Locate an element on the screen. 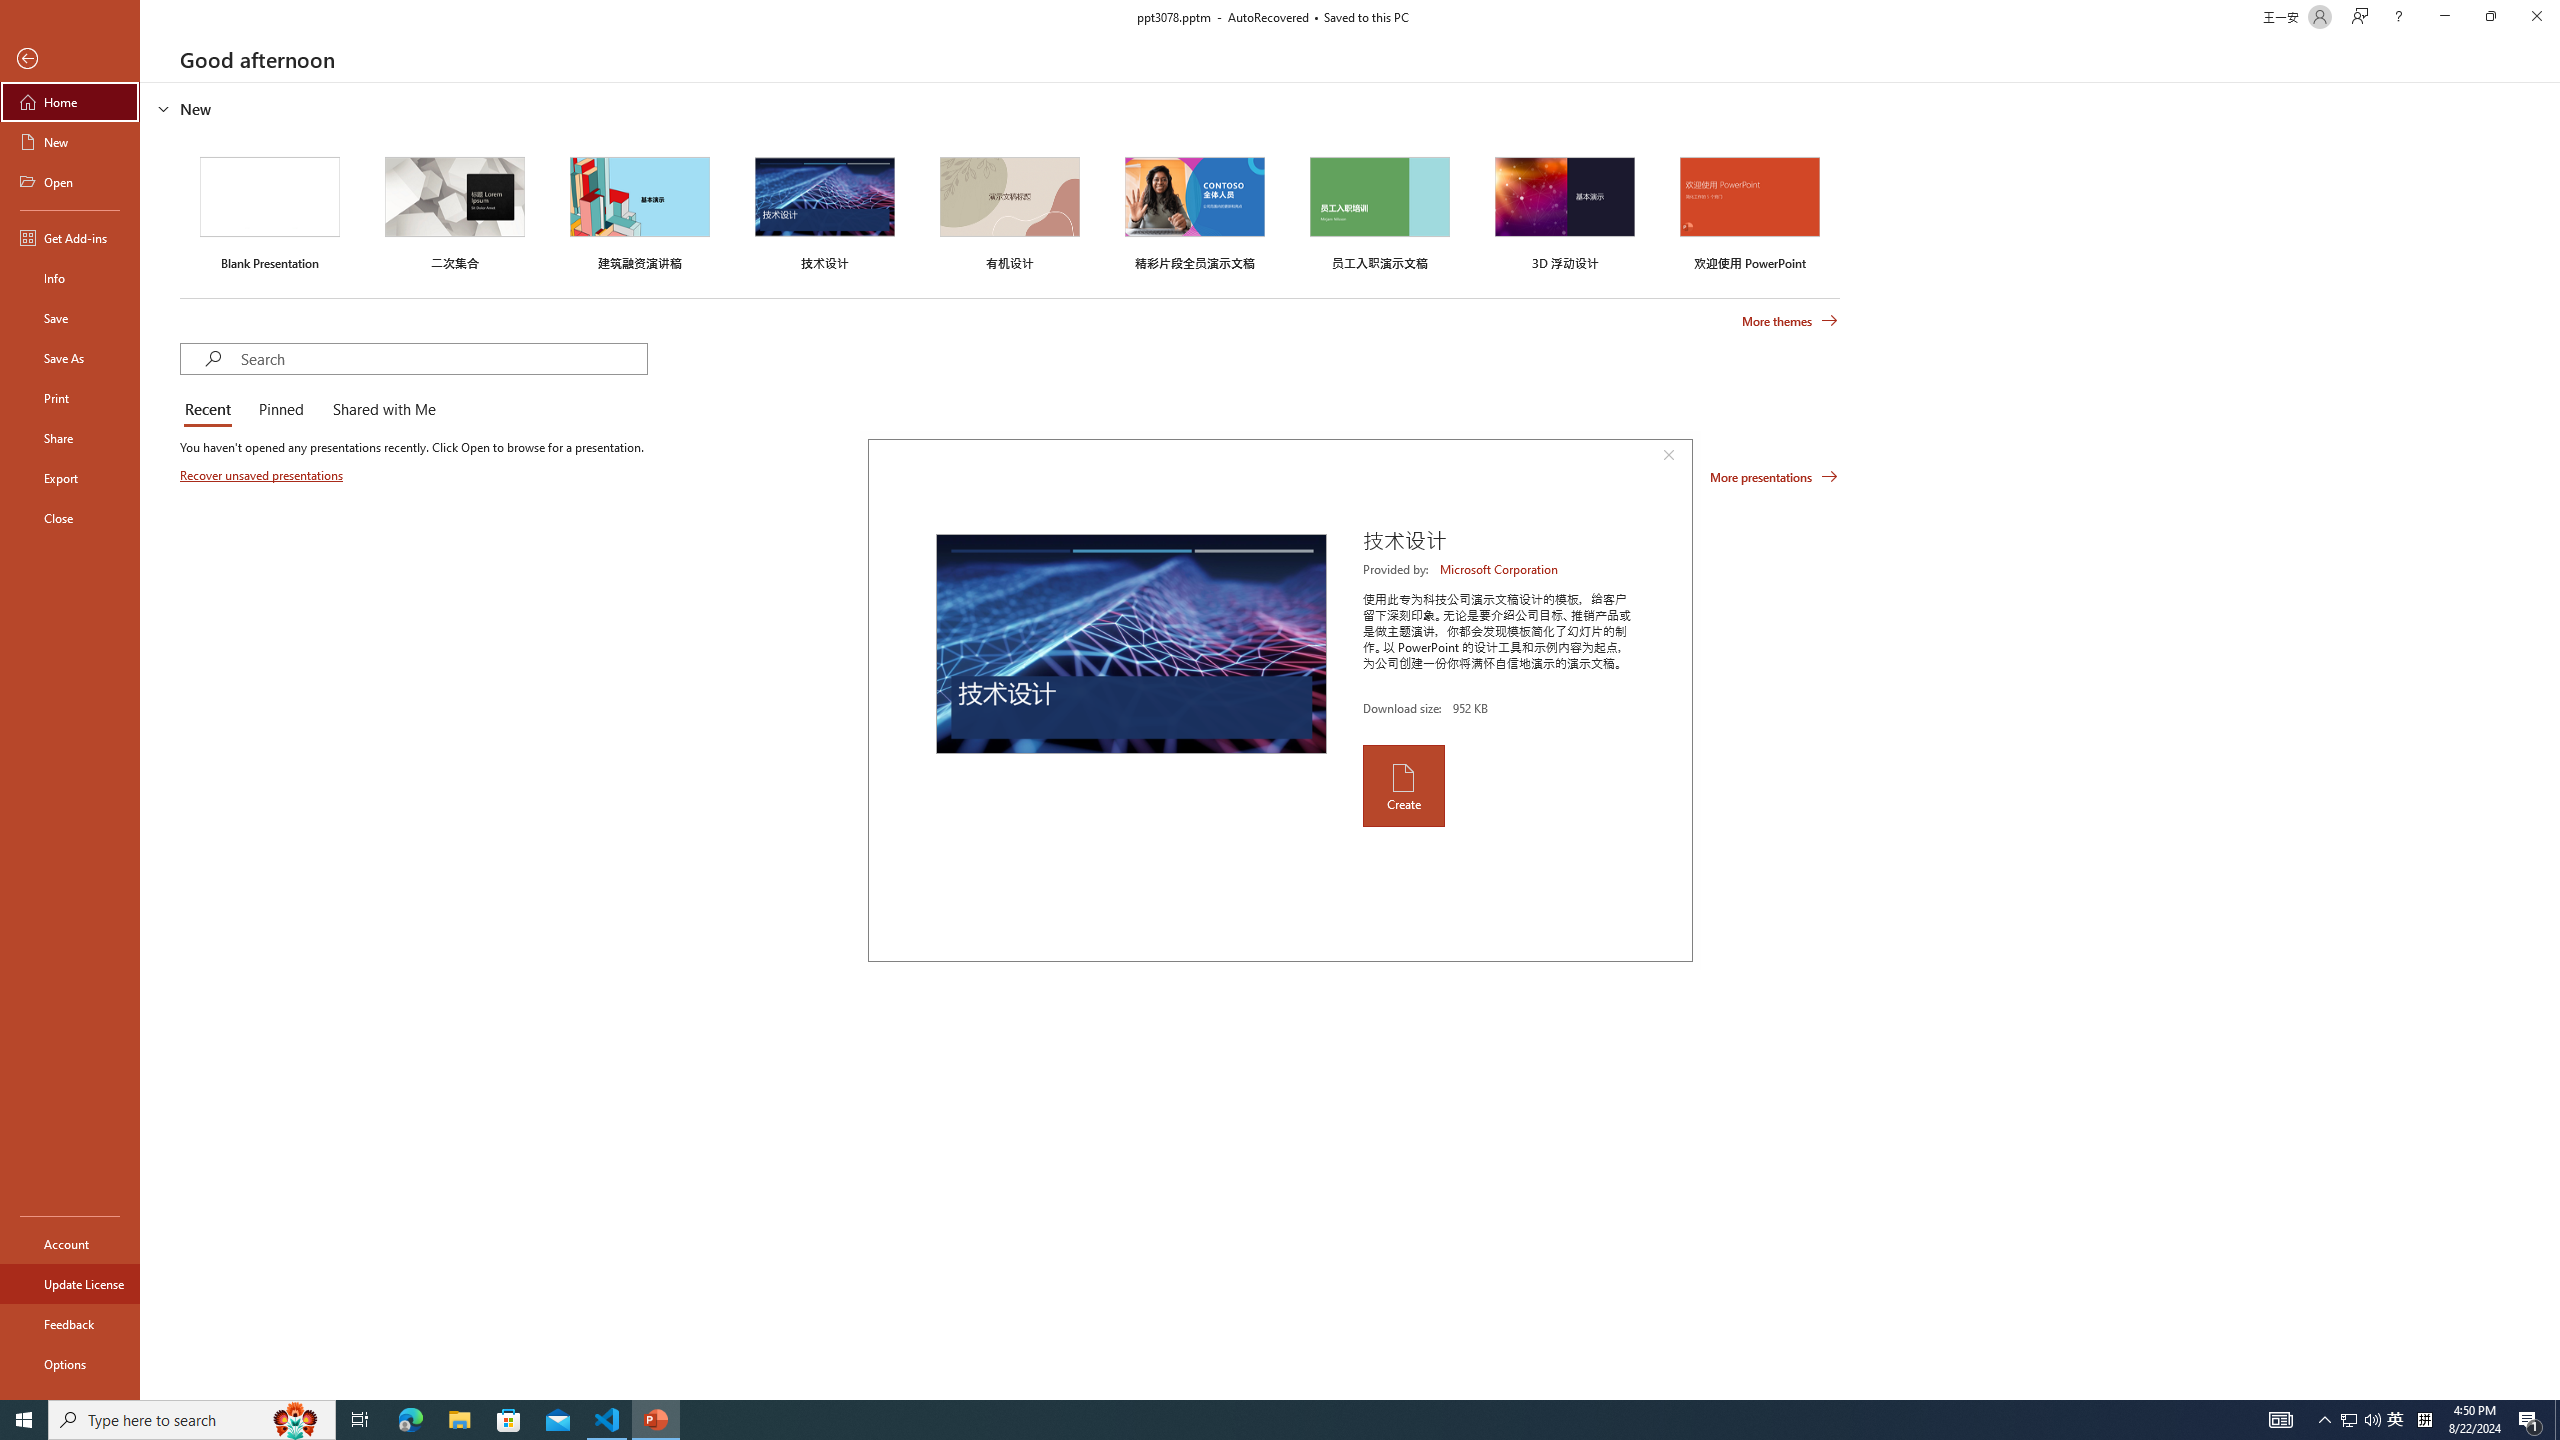 The image size is (2560, 1440). 'More presentations' is located at coordinates (1773, 475).